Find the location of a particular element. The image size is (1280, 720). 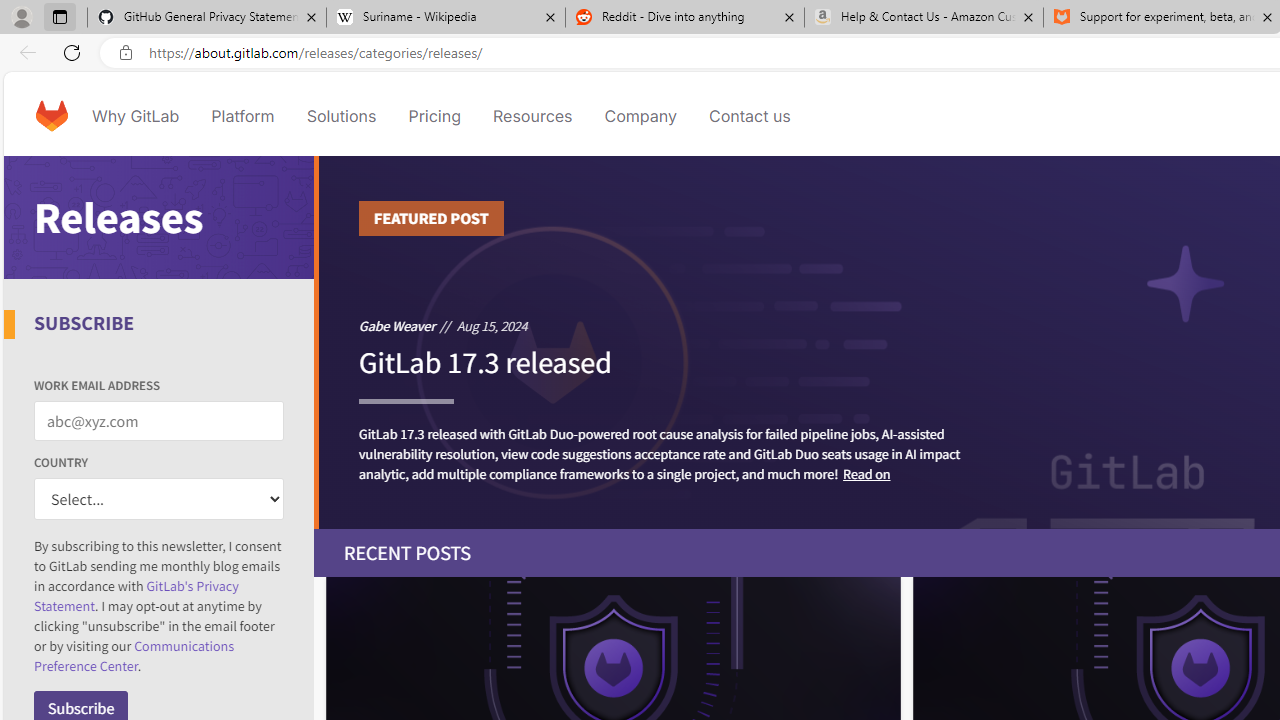

'Suriname - Wikipedia' is located at coordinates (444, 17).